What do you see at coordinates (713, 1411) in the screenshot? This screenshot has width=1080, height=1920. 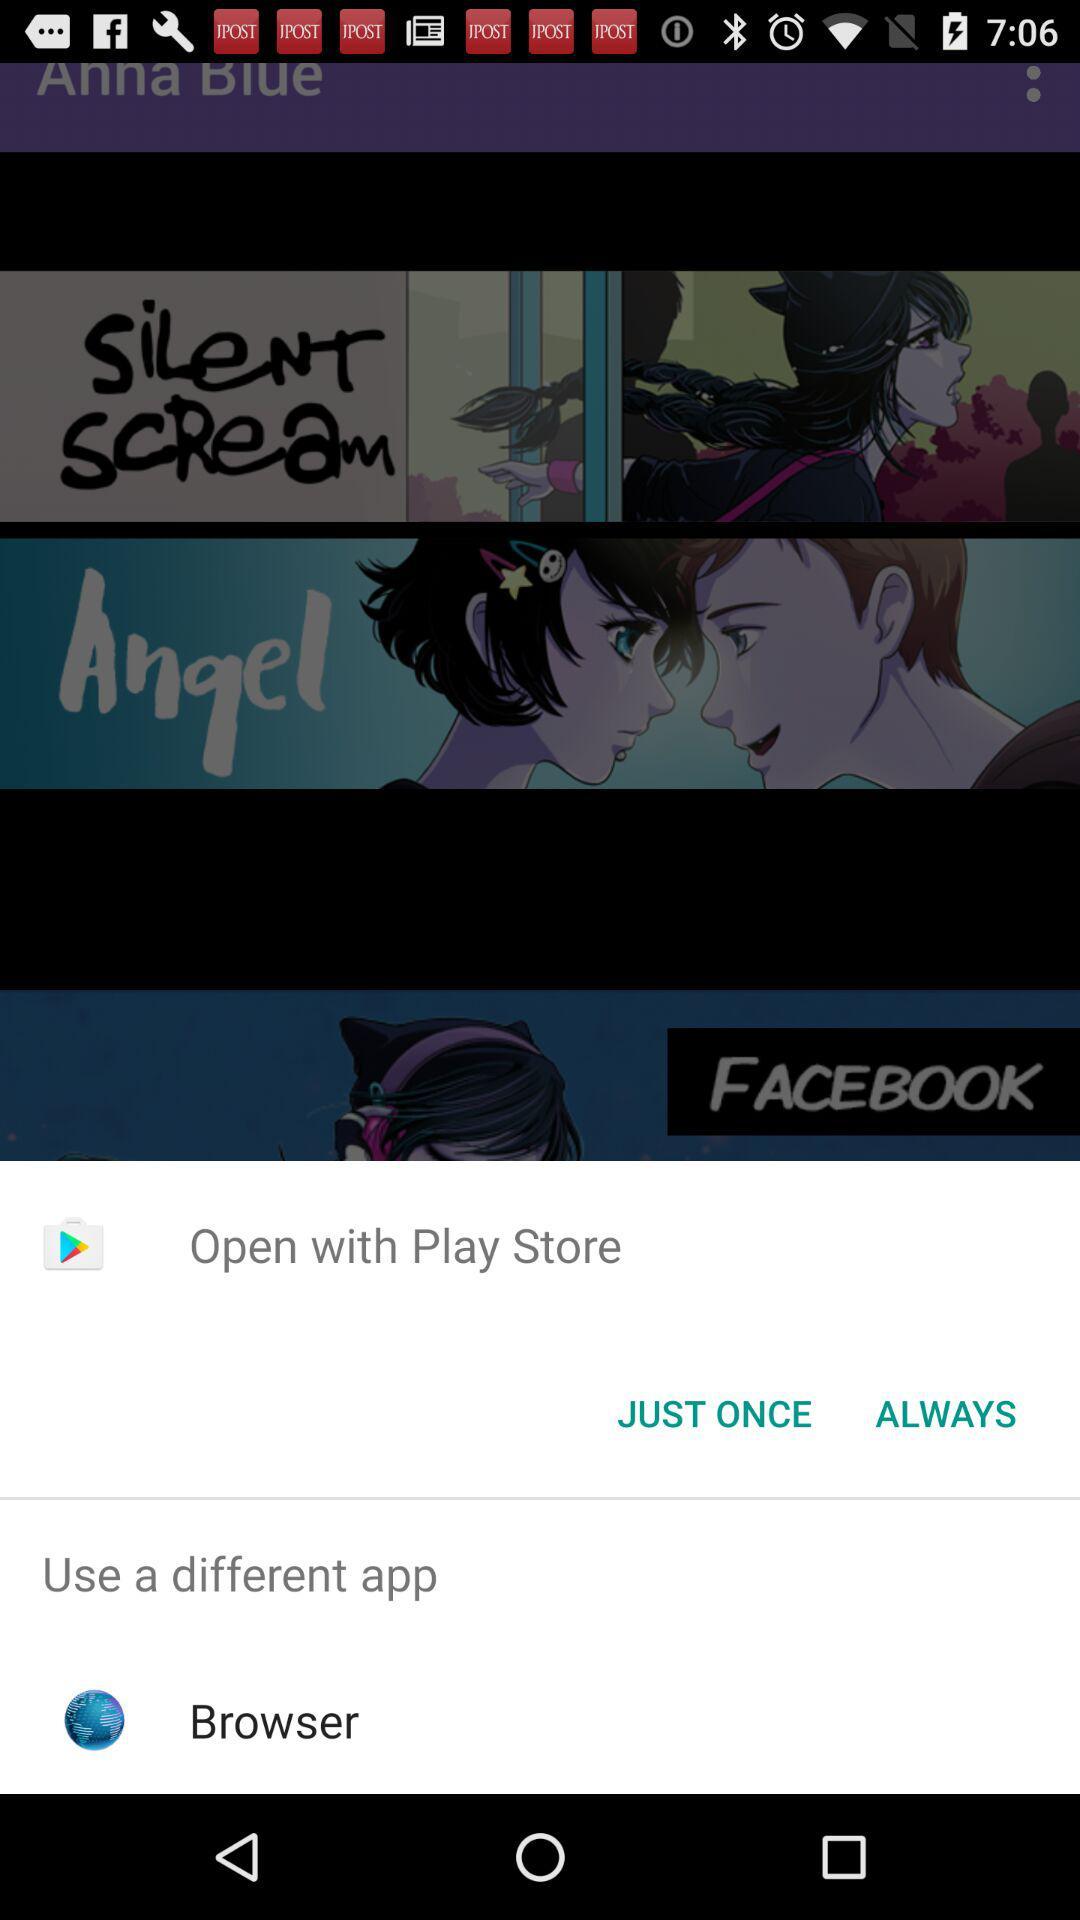 I see `the just once button` at bounding box center [713, 1411].